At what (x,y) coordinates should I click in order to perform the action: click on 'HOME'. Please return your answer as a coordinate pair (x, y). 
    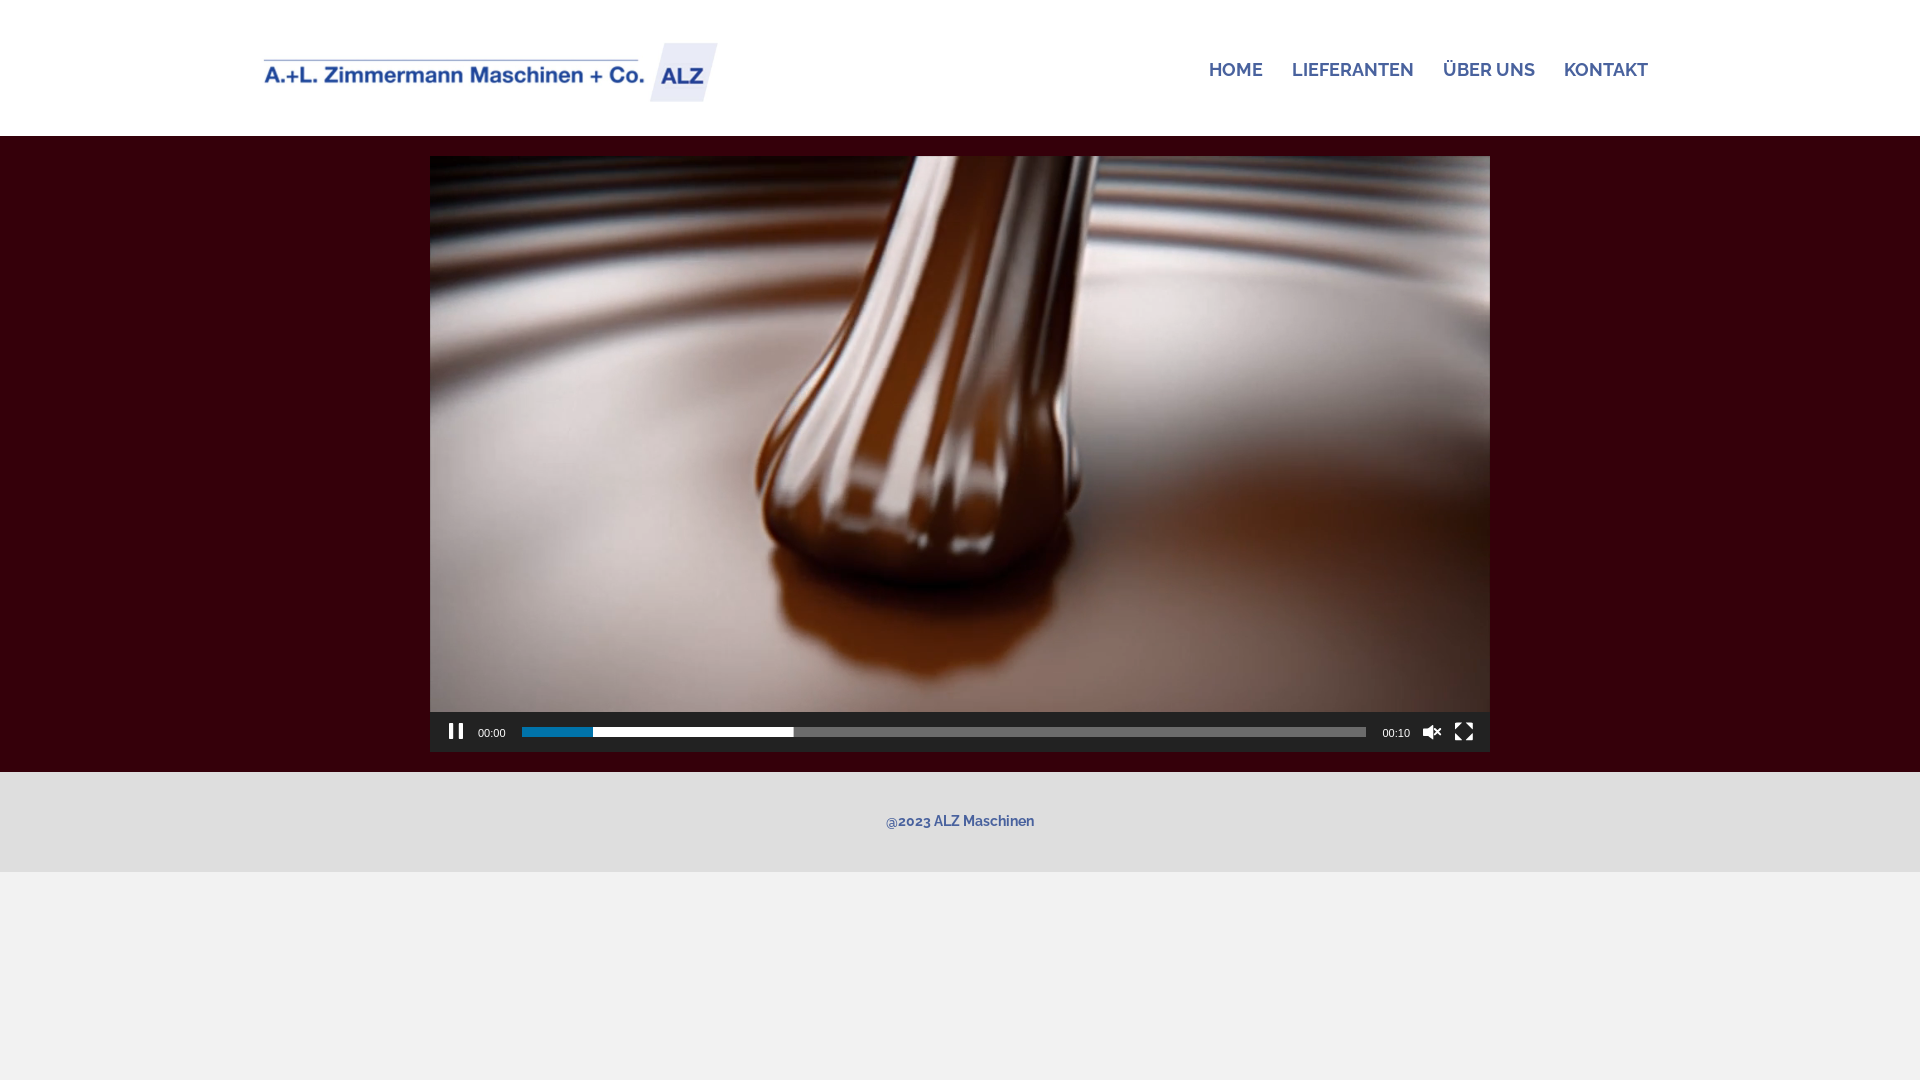
    Looking at the image, I should click on (1235, 68).